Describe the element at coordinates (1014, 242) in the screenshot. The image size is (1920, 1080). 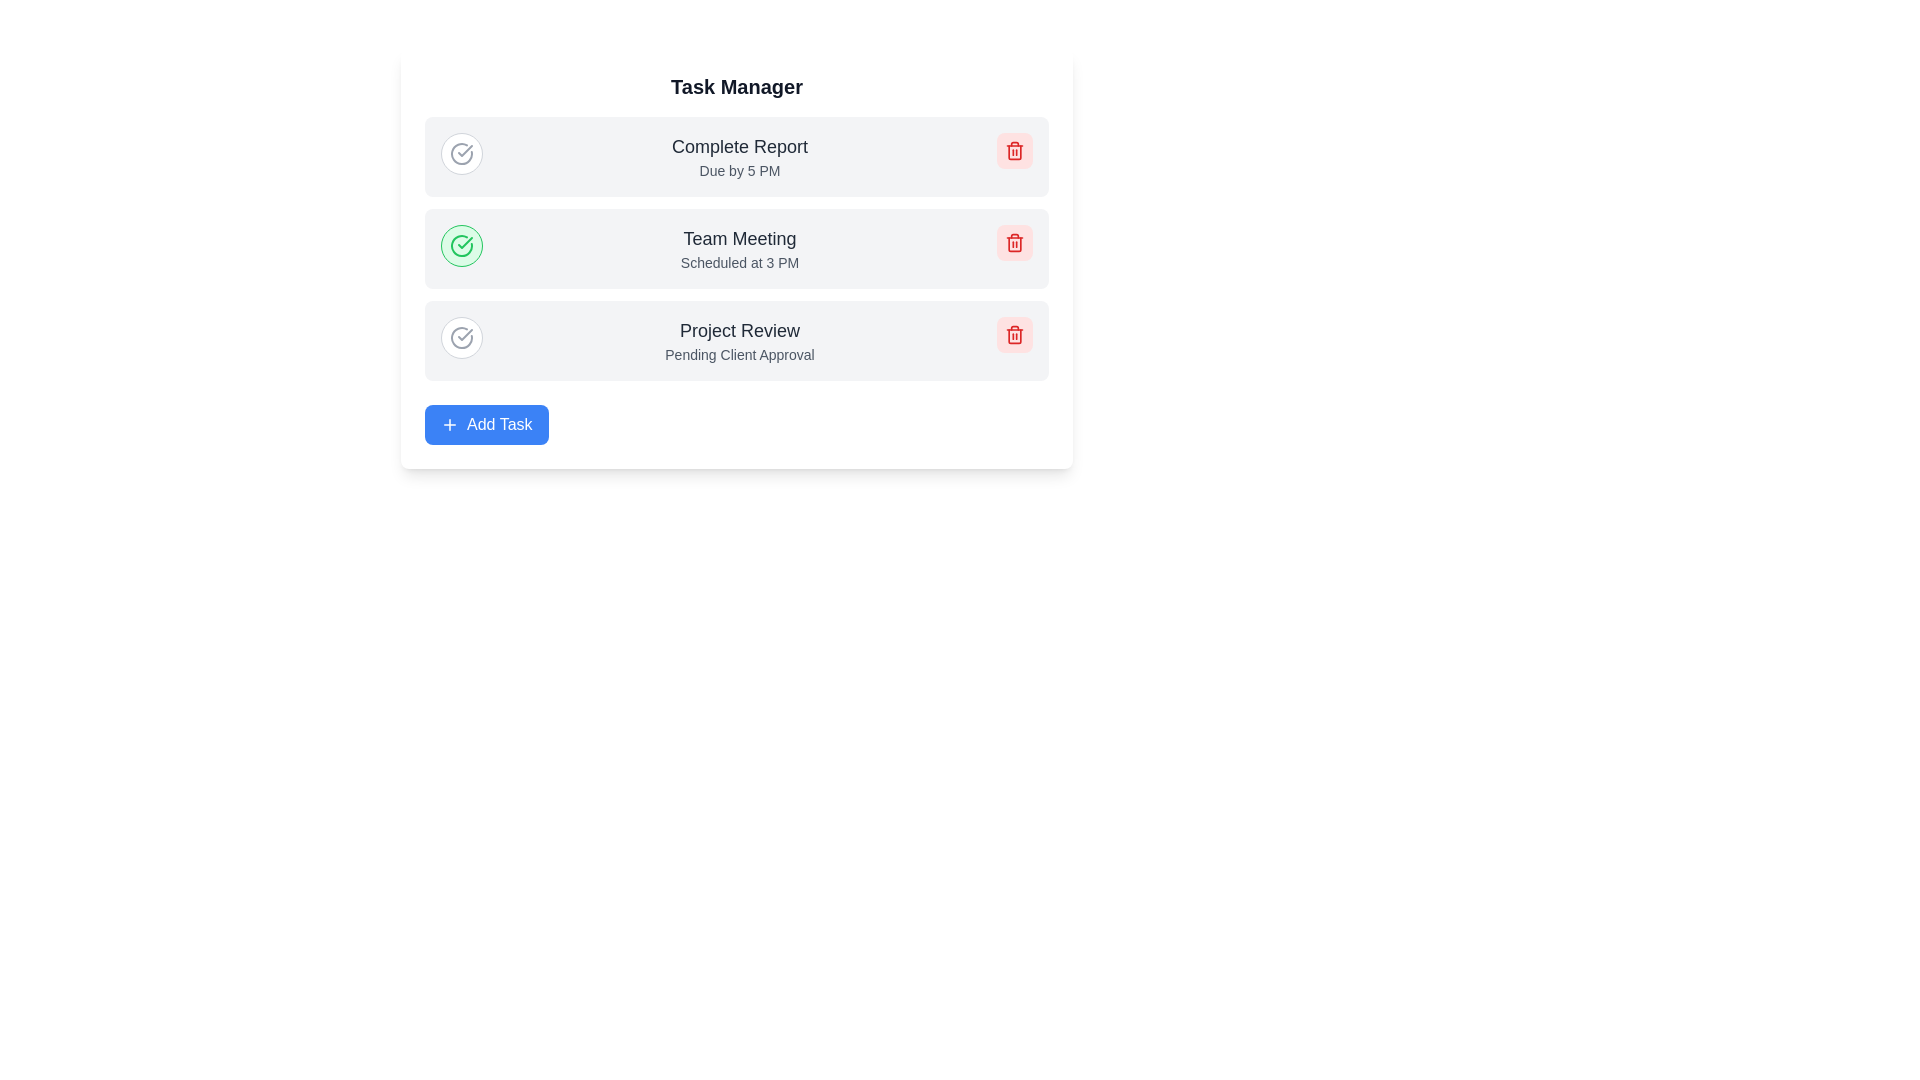
I see `the delete button located in the upper-right corner of the 'Team Meeting' task item` at that location.